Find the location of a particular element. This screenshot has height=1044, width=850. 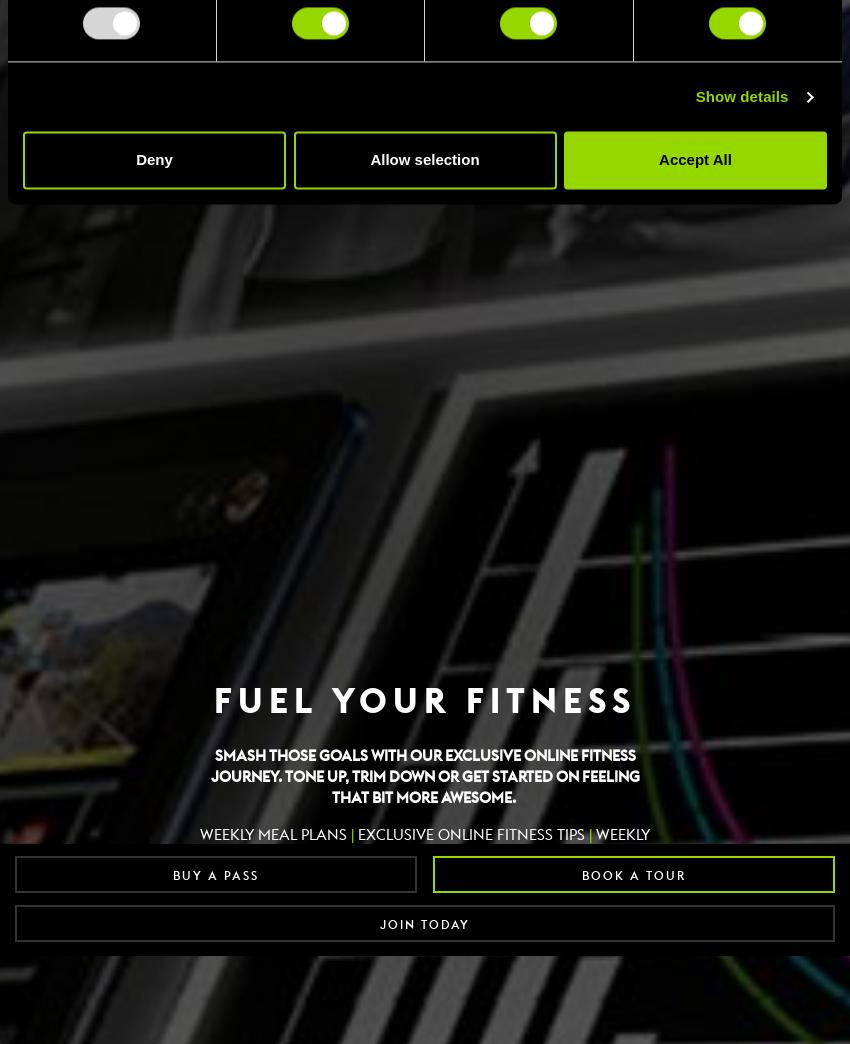

'6 WEEK REVIEW' is located at coordinates (539, 854).